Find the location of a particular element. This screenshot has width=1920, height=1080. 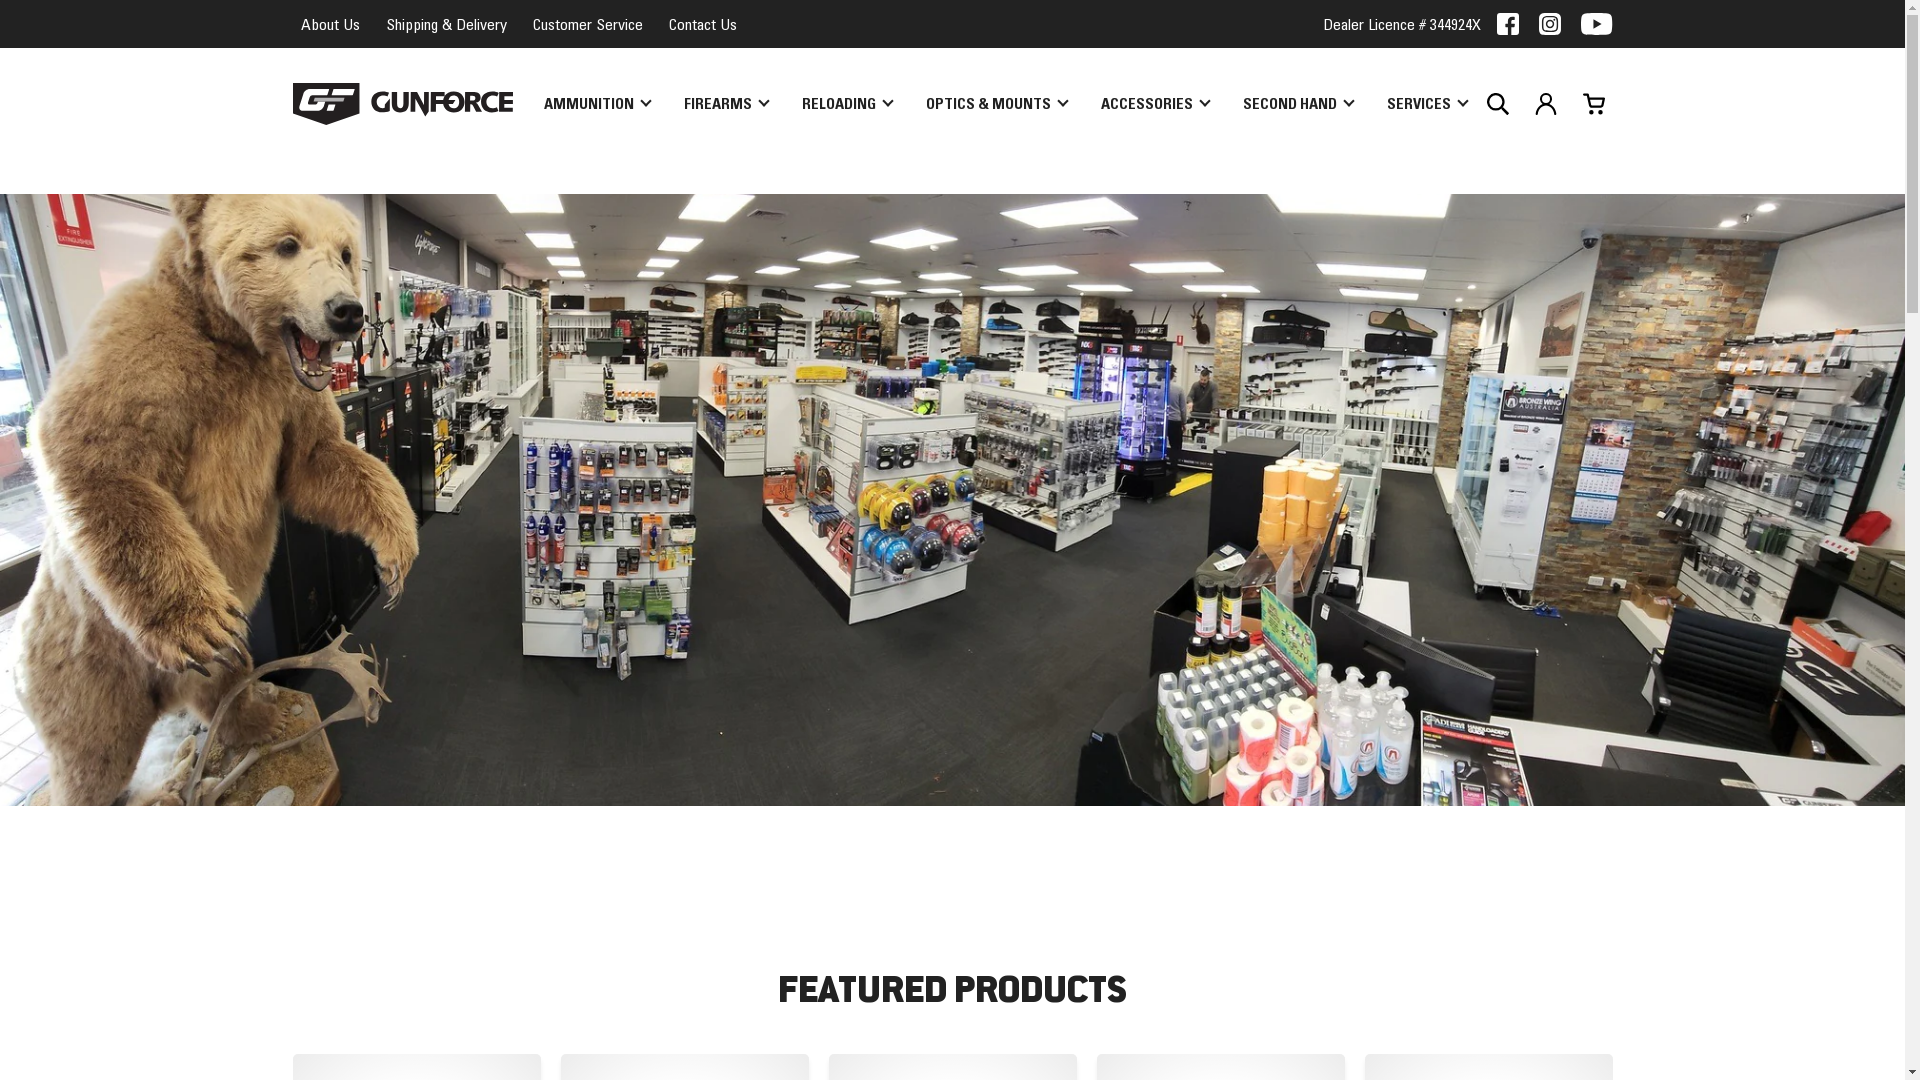

'Youtube' is located at coordinates (1595, 23).